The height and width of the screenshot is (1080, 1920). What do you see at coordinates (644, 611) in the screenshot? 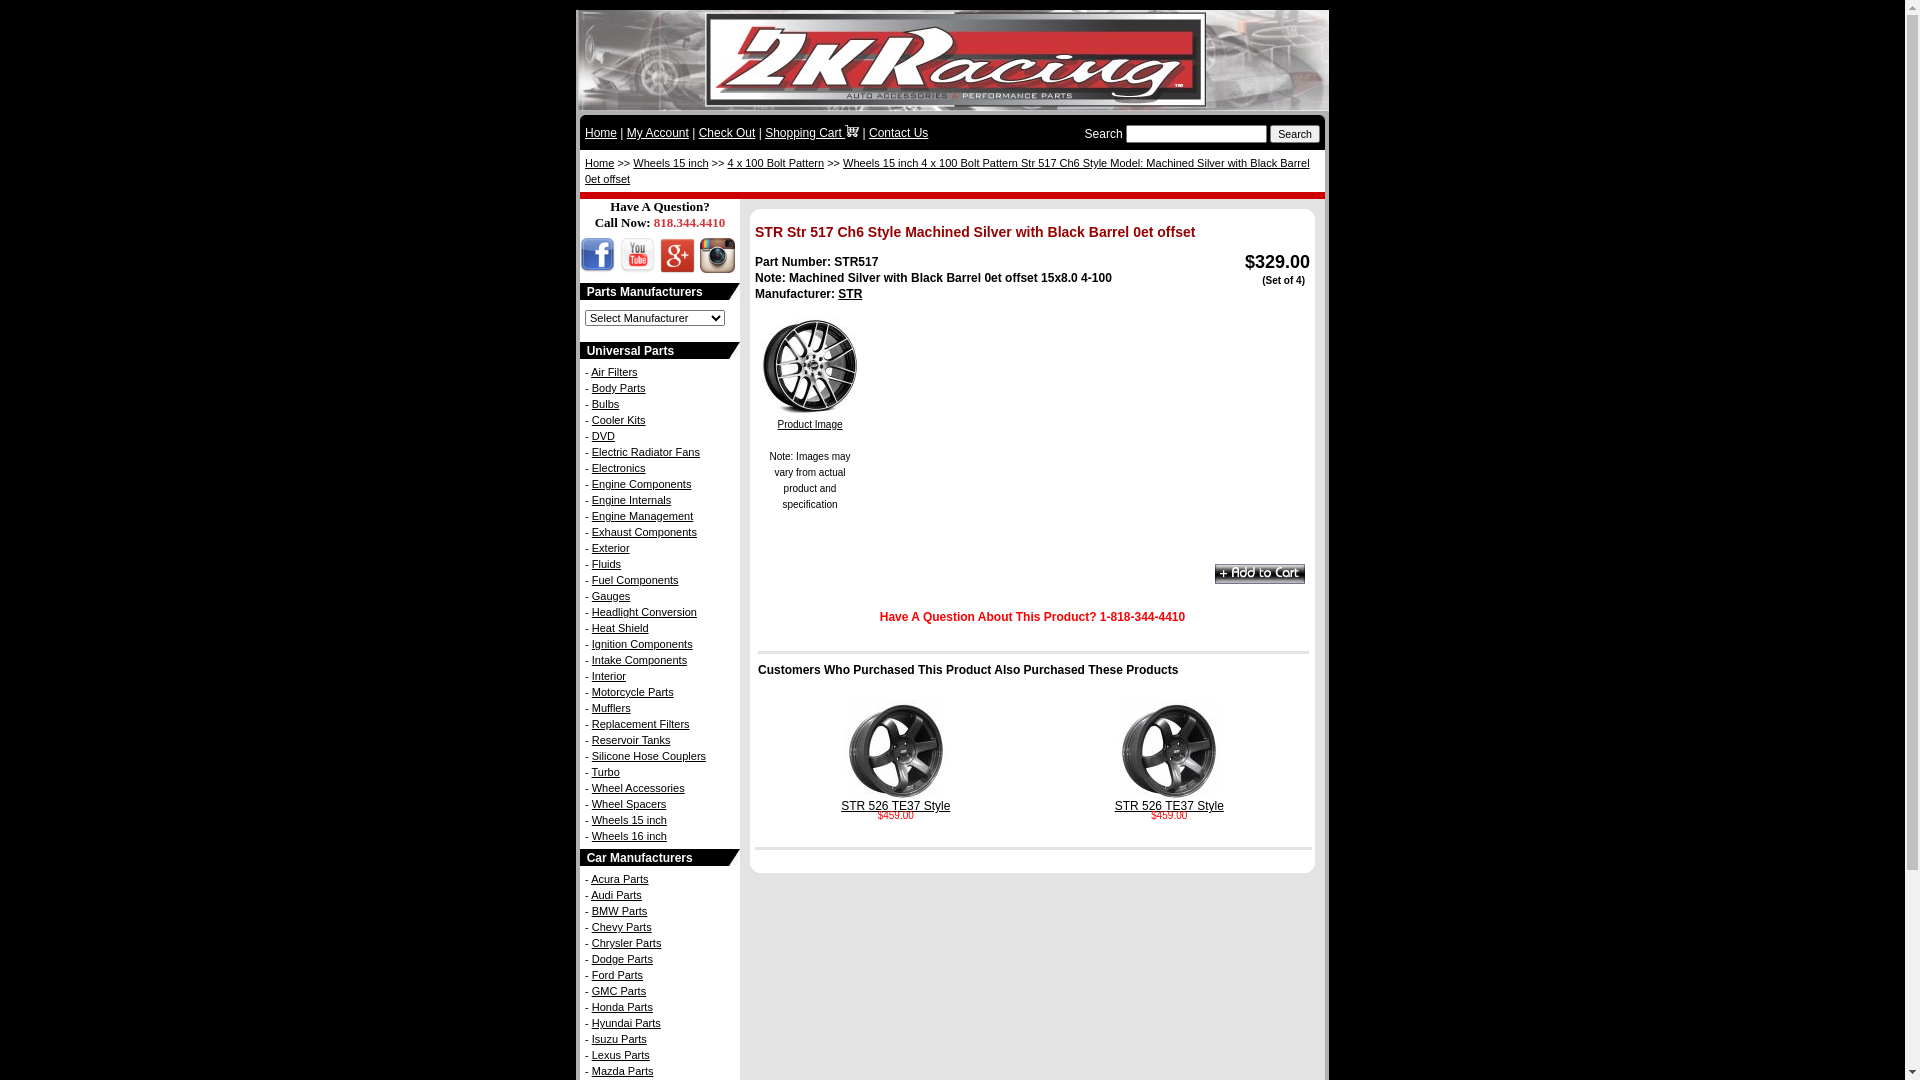
I see `'Headlight Conversion'` at bounding box center [644, 611].